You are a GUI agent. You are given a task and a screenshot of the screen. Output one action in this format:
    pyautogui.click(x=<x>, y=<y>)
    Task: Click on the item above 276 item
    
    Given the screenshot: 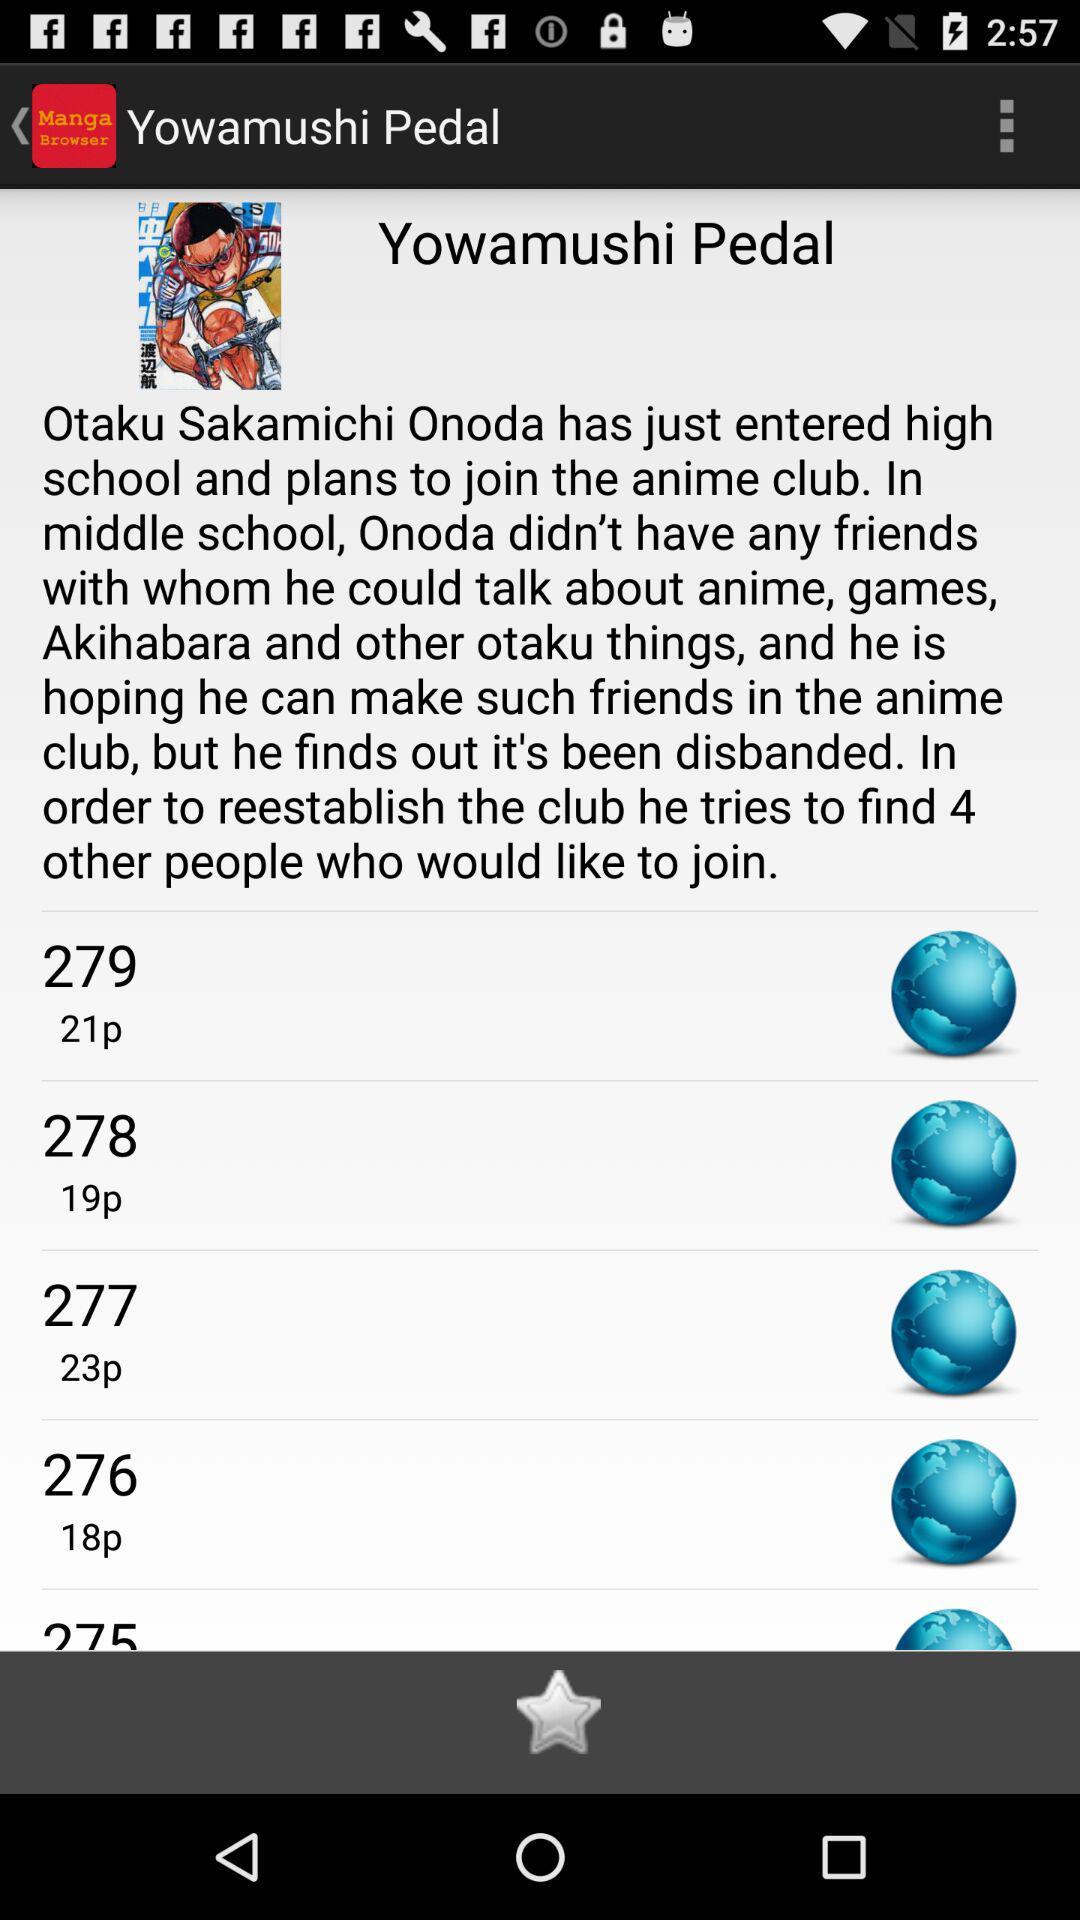 What is the action you would take?
    pyautogui.click(x=81, y=1365)
    